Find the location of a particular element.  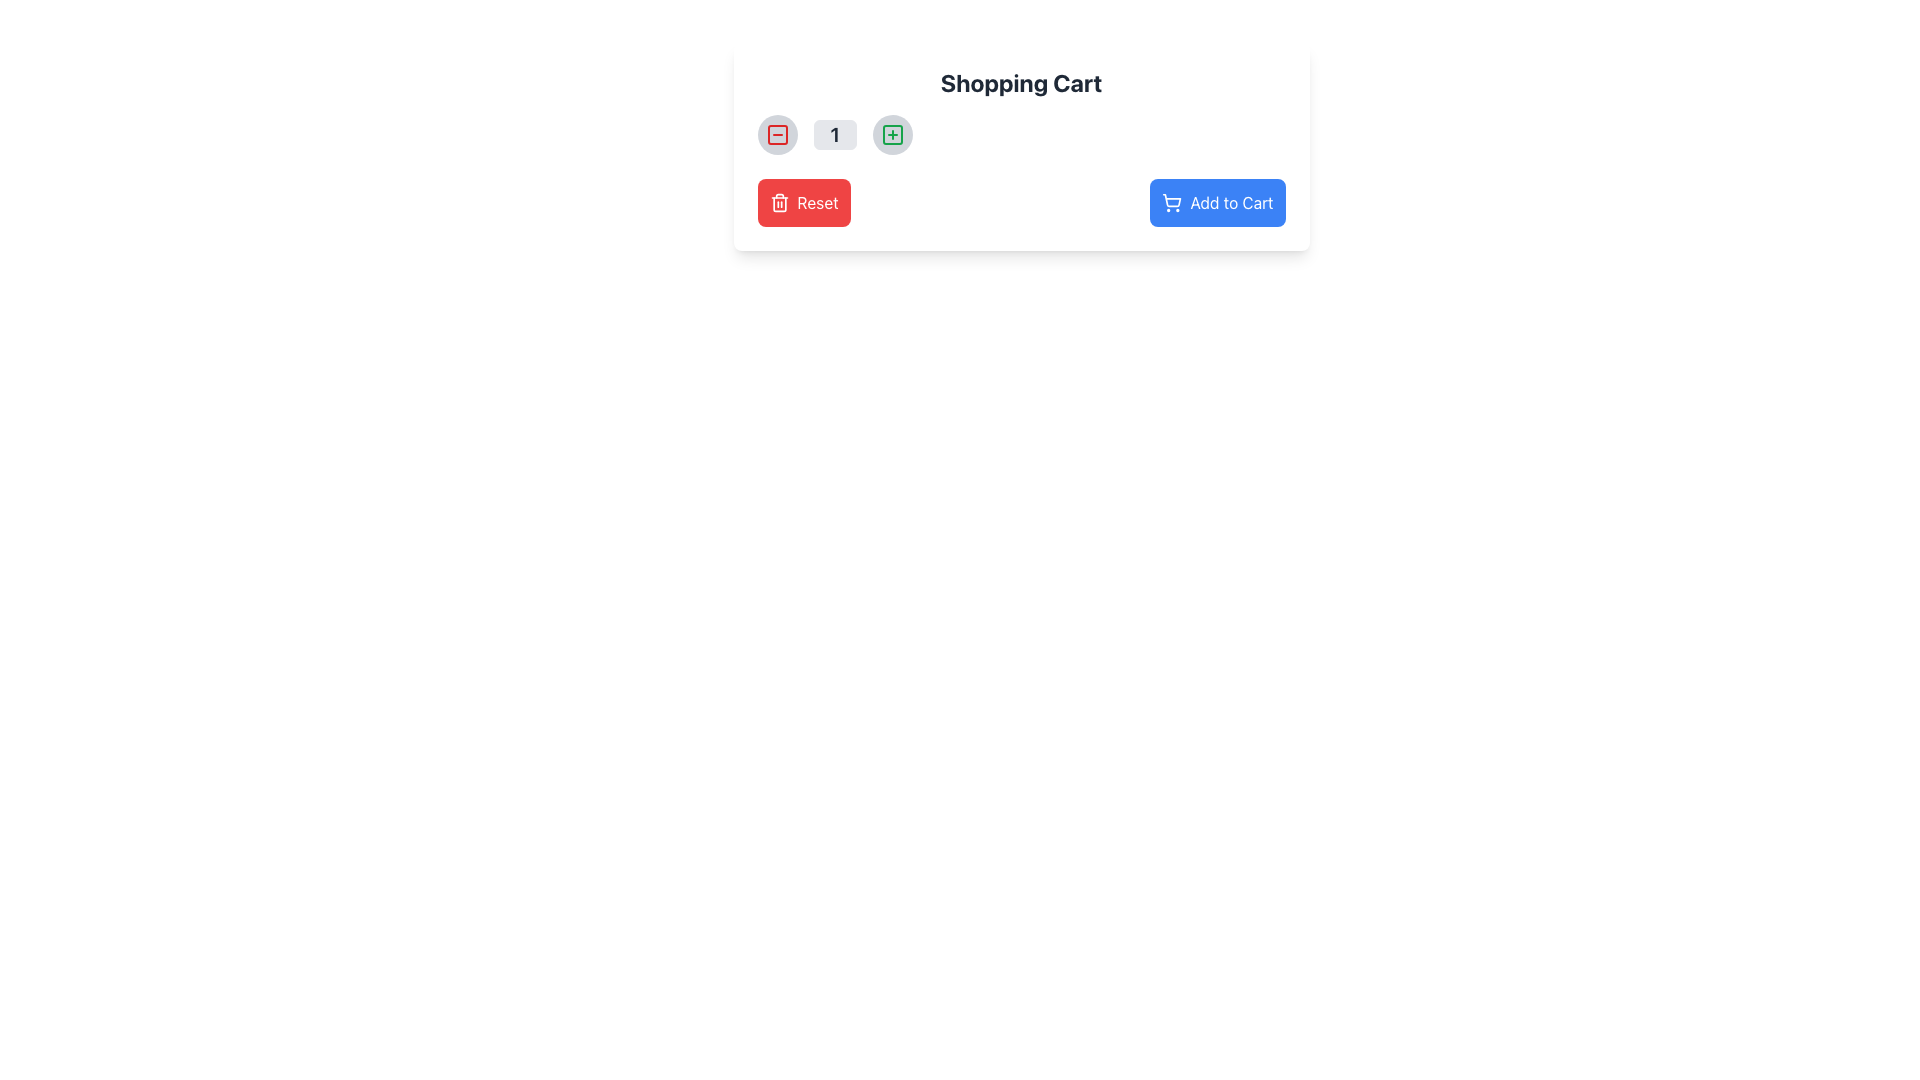

the circular button with a light grey background containing a red minus sign icon to decrease the quantity is located at coordinates (776, 135).